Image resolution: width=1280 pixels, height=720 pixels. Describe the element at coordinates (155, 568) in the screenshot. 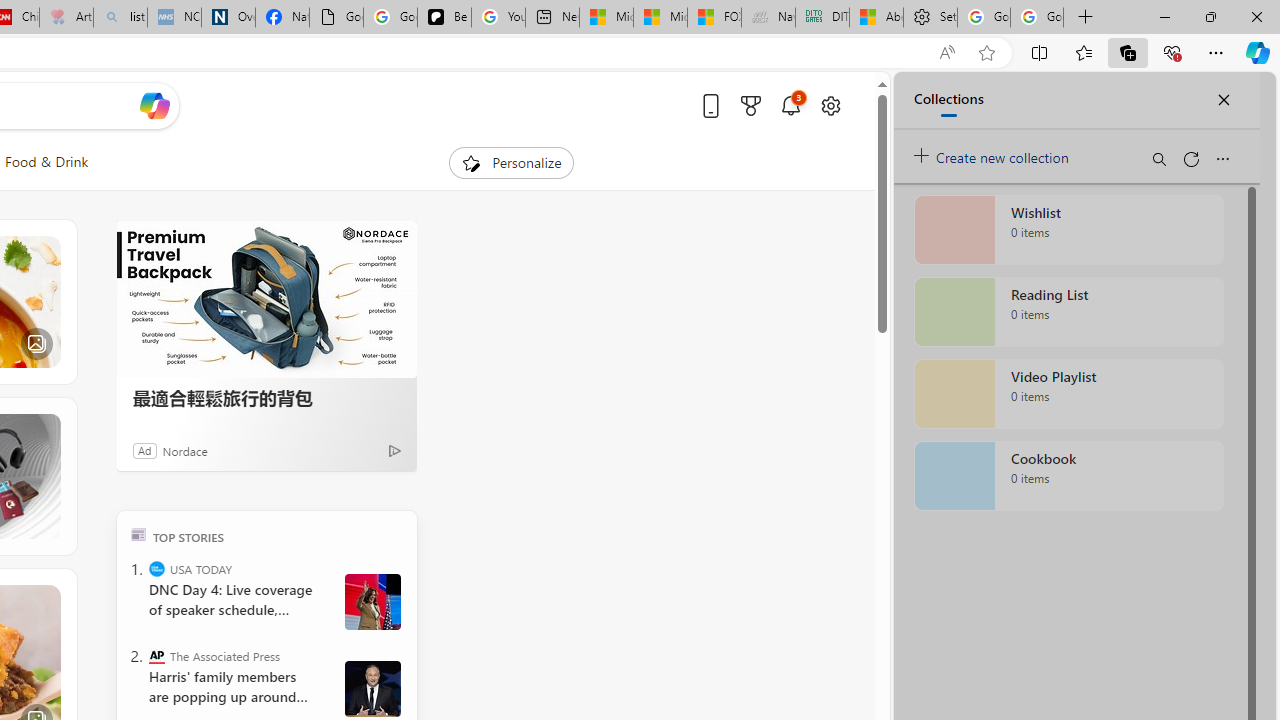

I see `'USA TODAY'` at that location.